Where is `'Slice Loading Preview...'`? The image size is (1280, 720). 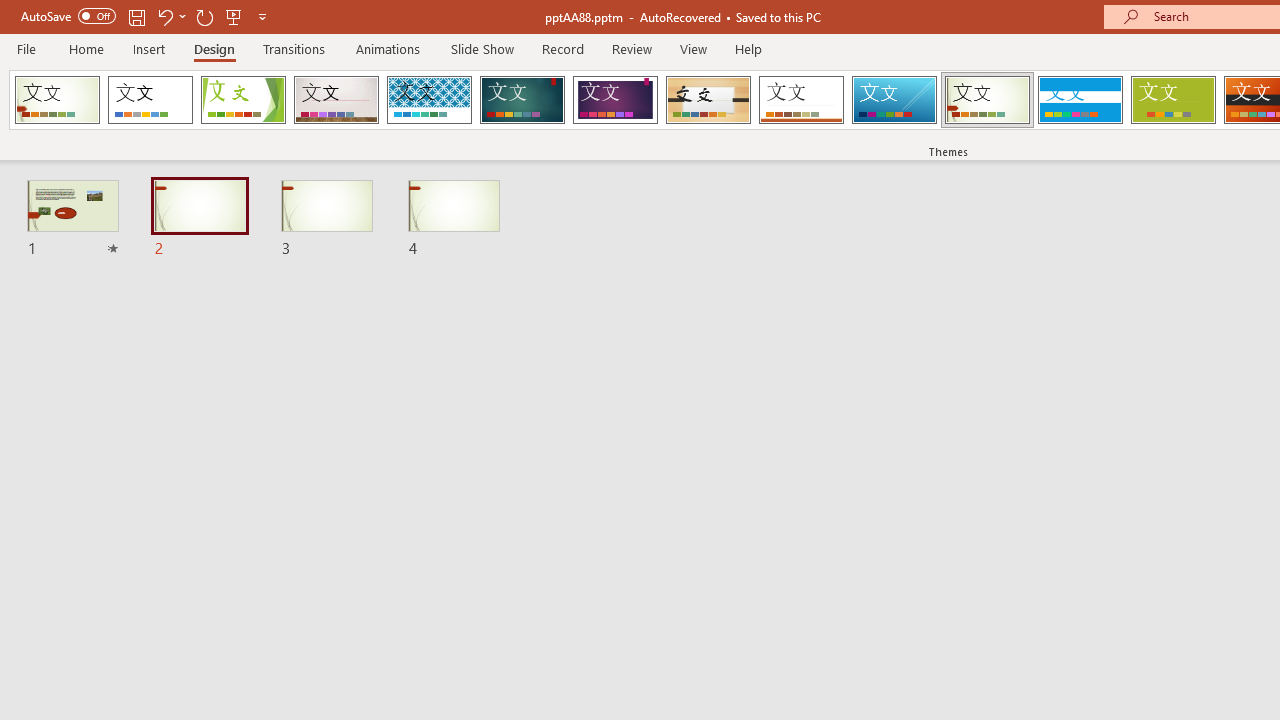
'Slice Loading Preview...' is located at coordinates (893, 100).